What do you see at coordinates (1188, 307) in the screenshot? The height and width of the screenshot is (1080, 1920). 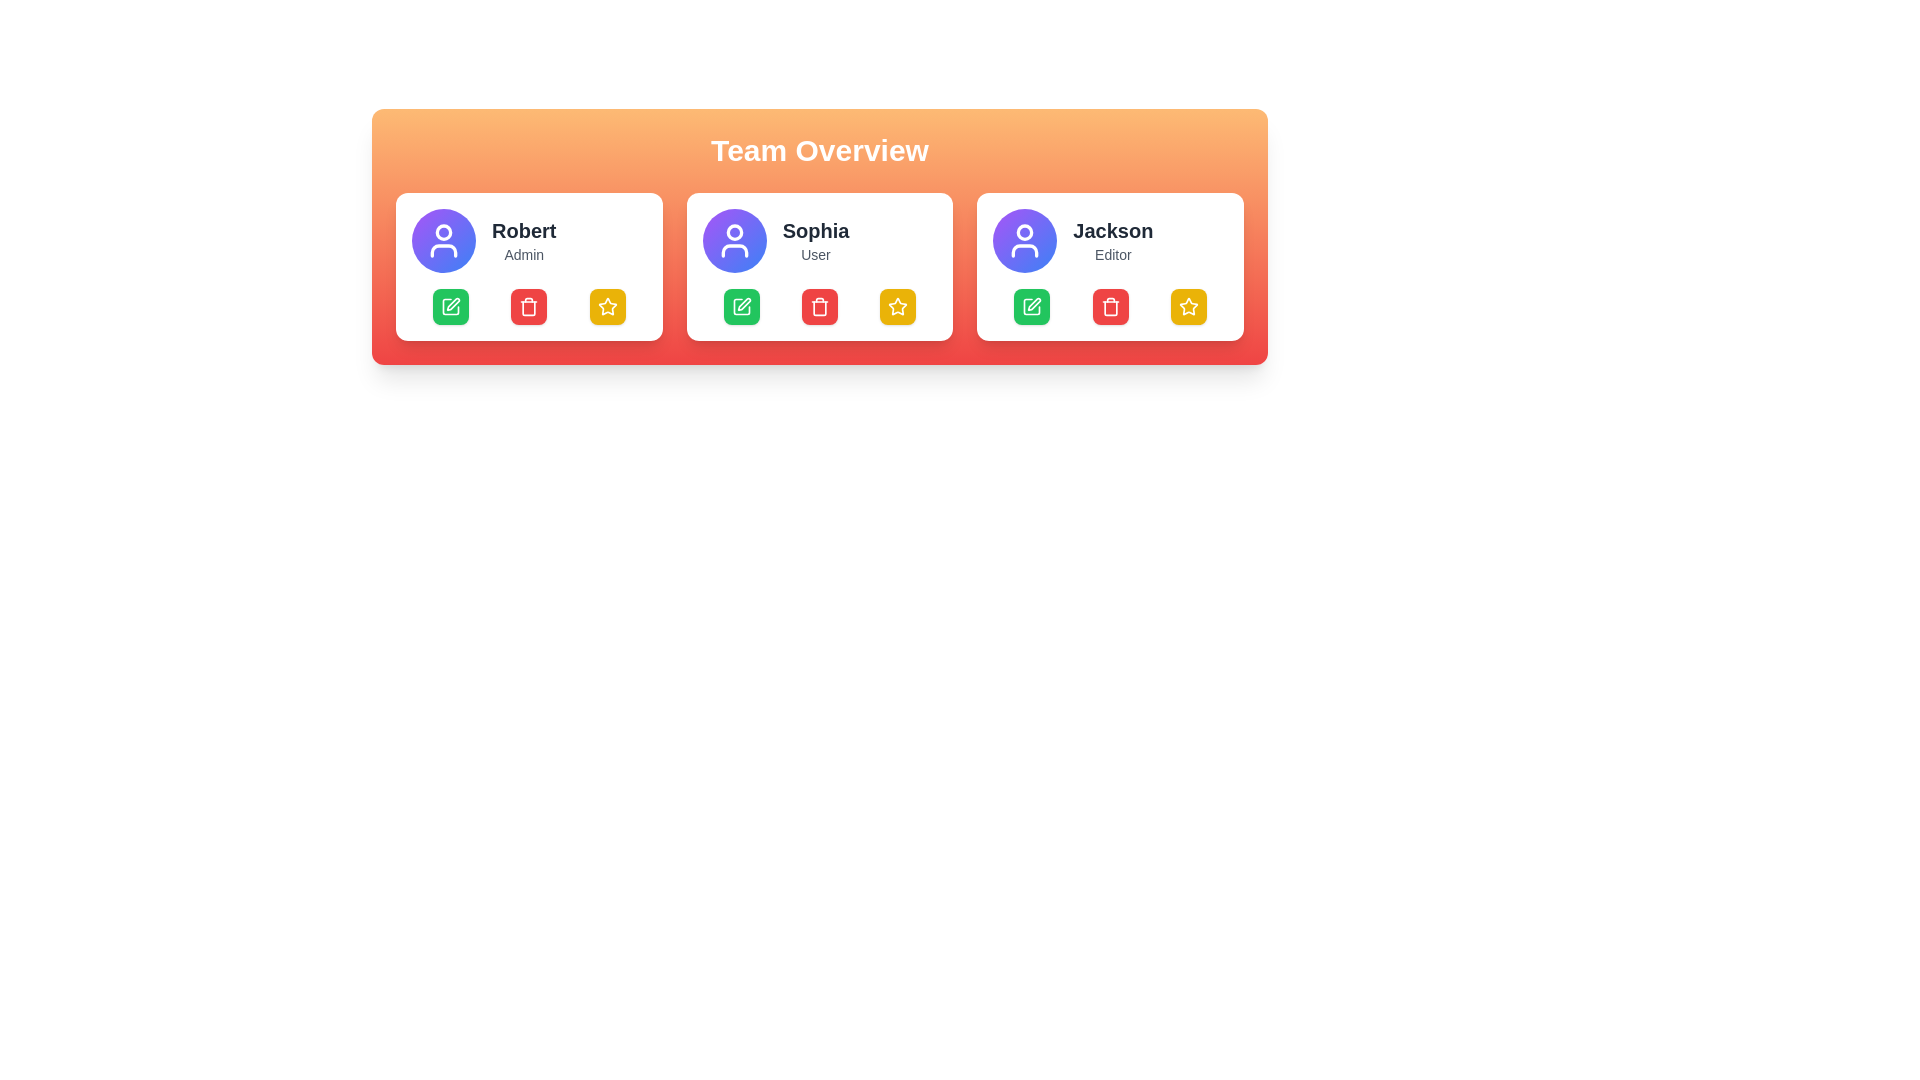 I see `the golden-yellow star-shaped icon located in the bottom-right corner of Jackson's card` at bounding box center [1188, 307].